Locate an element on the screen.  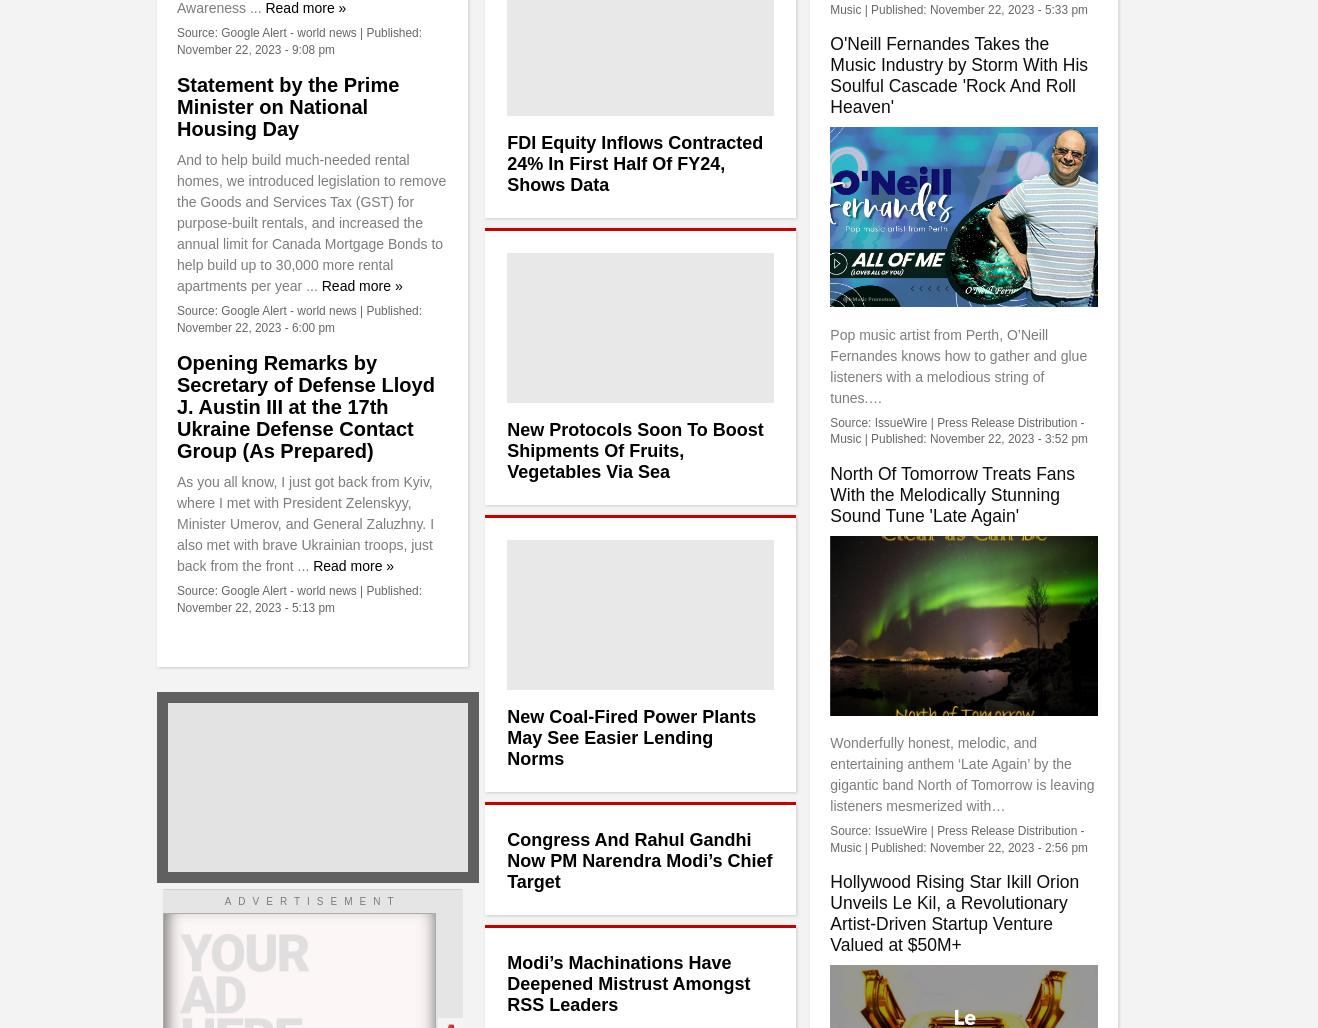
'Hollywood Rising Star Ikill Orion Unveils Le Kil, a Revolutionary Artist-Driven Startup Venture Valued at $50M+' is located at coordinates (953, 913).